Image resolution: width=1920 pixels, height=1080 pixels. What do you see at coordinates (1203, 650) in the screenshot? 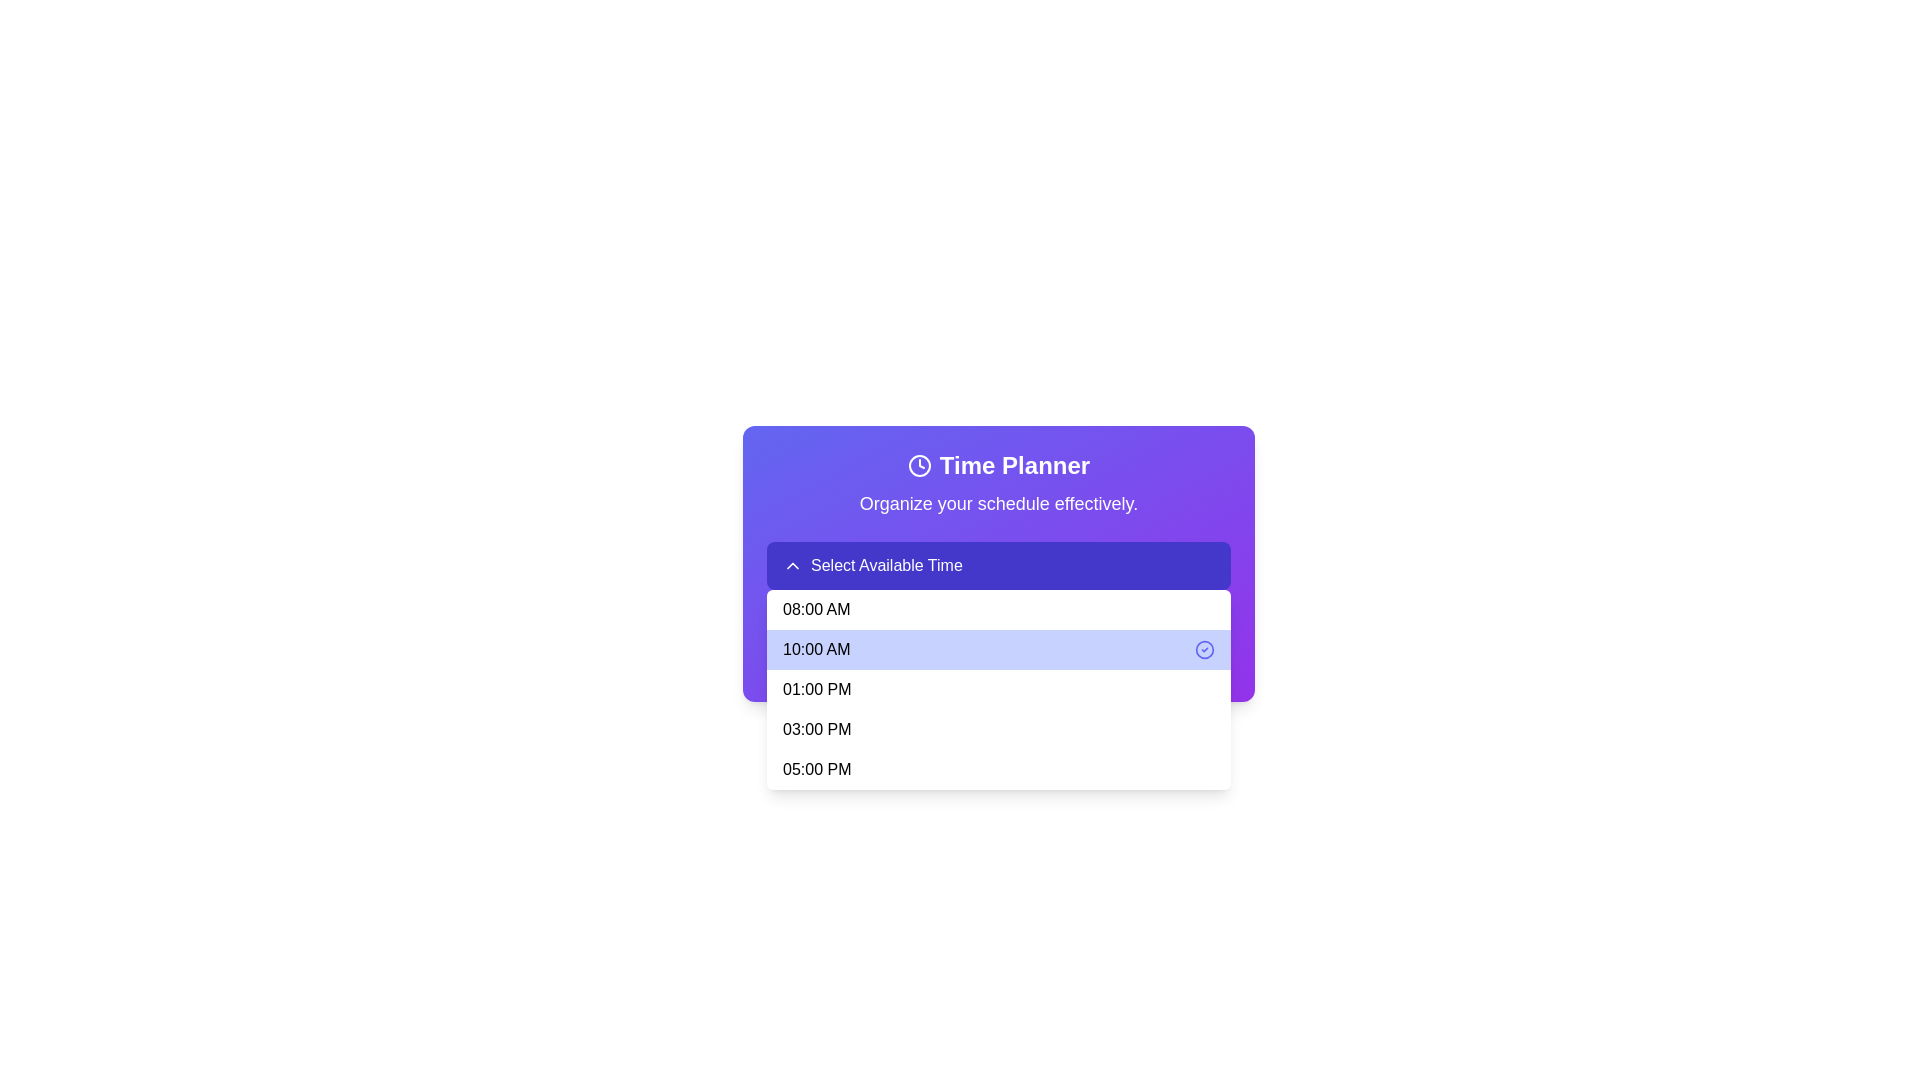
I see `the circular blue icon with a checkmark that signifies an active state, located to the right of the text '10:00 AM' in the list item` at bounding box center [1203, 650].